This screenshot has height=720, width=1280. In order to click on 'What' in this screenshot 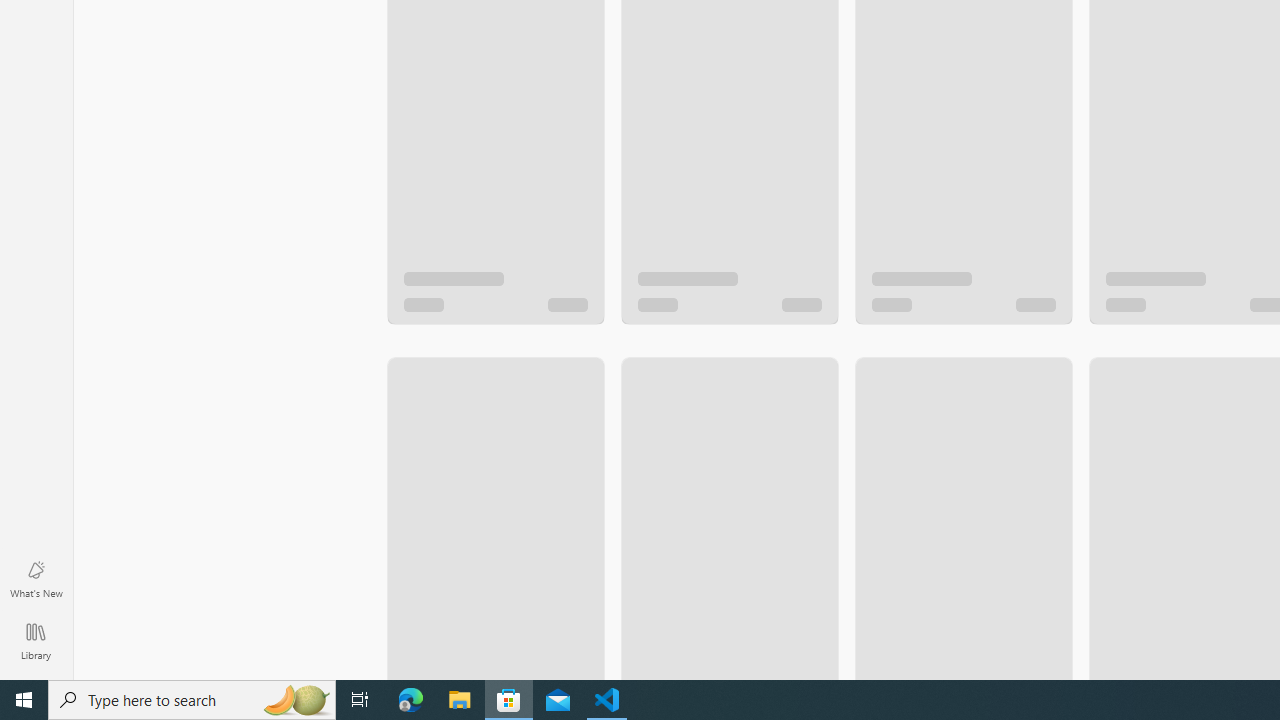, I will do `click(35, 578)`.